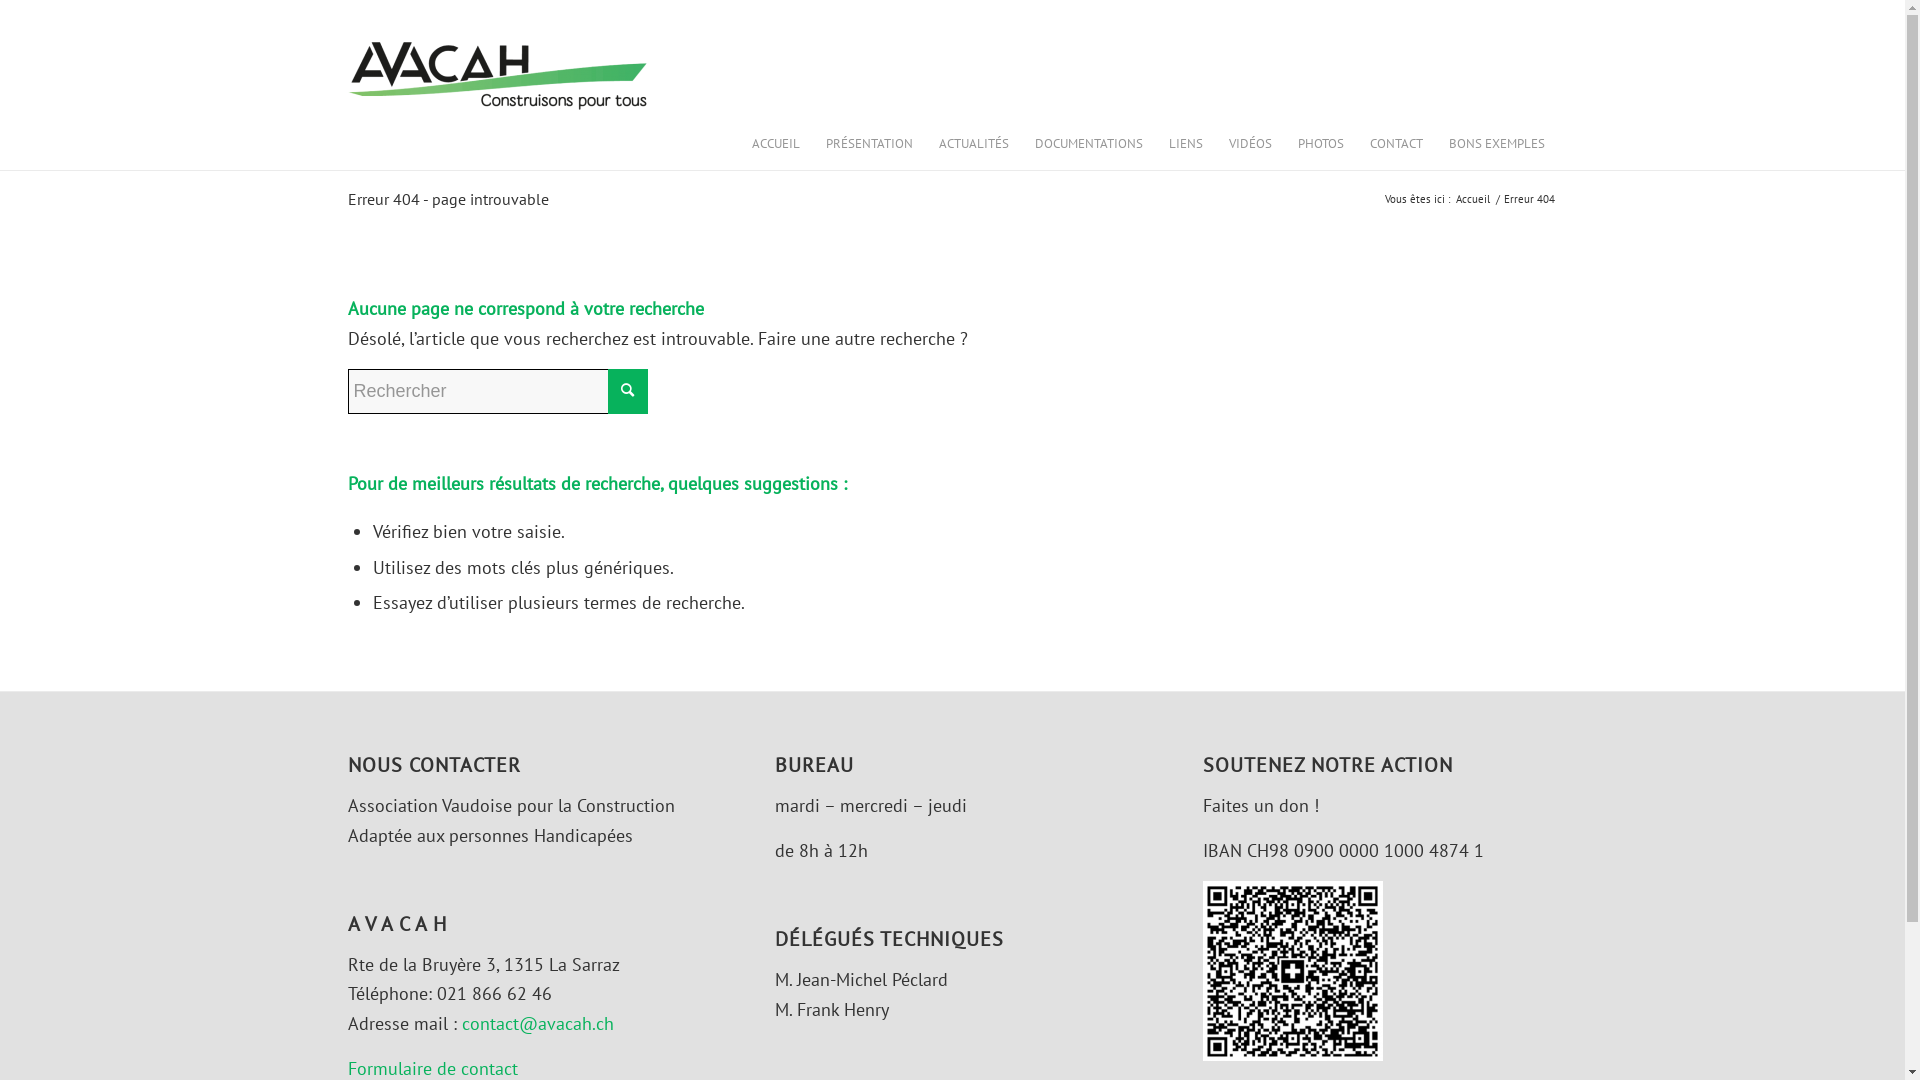  Describe the element at coordinates (1185, 142) in the screenshot. I see `'LIENS'` at that location.